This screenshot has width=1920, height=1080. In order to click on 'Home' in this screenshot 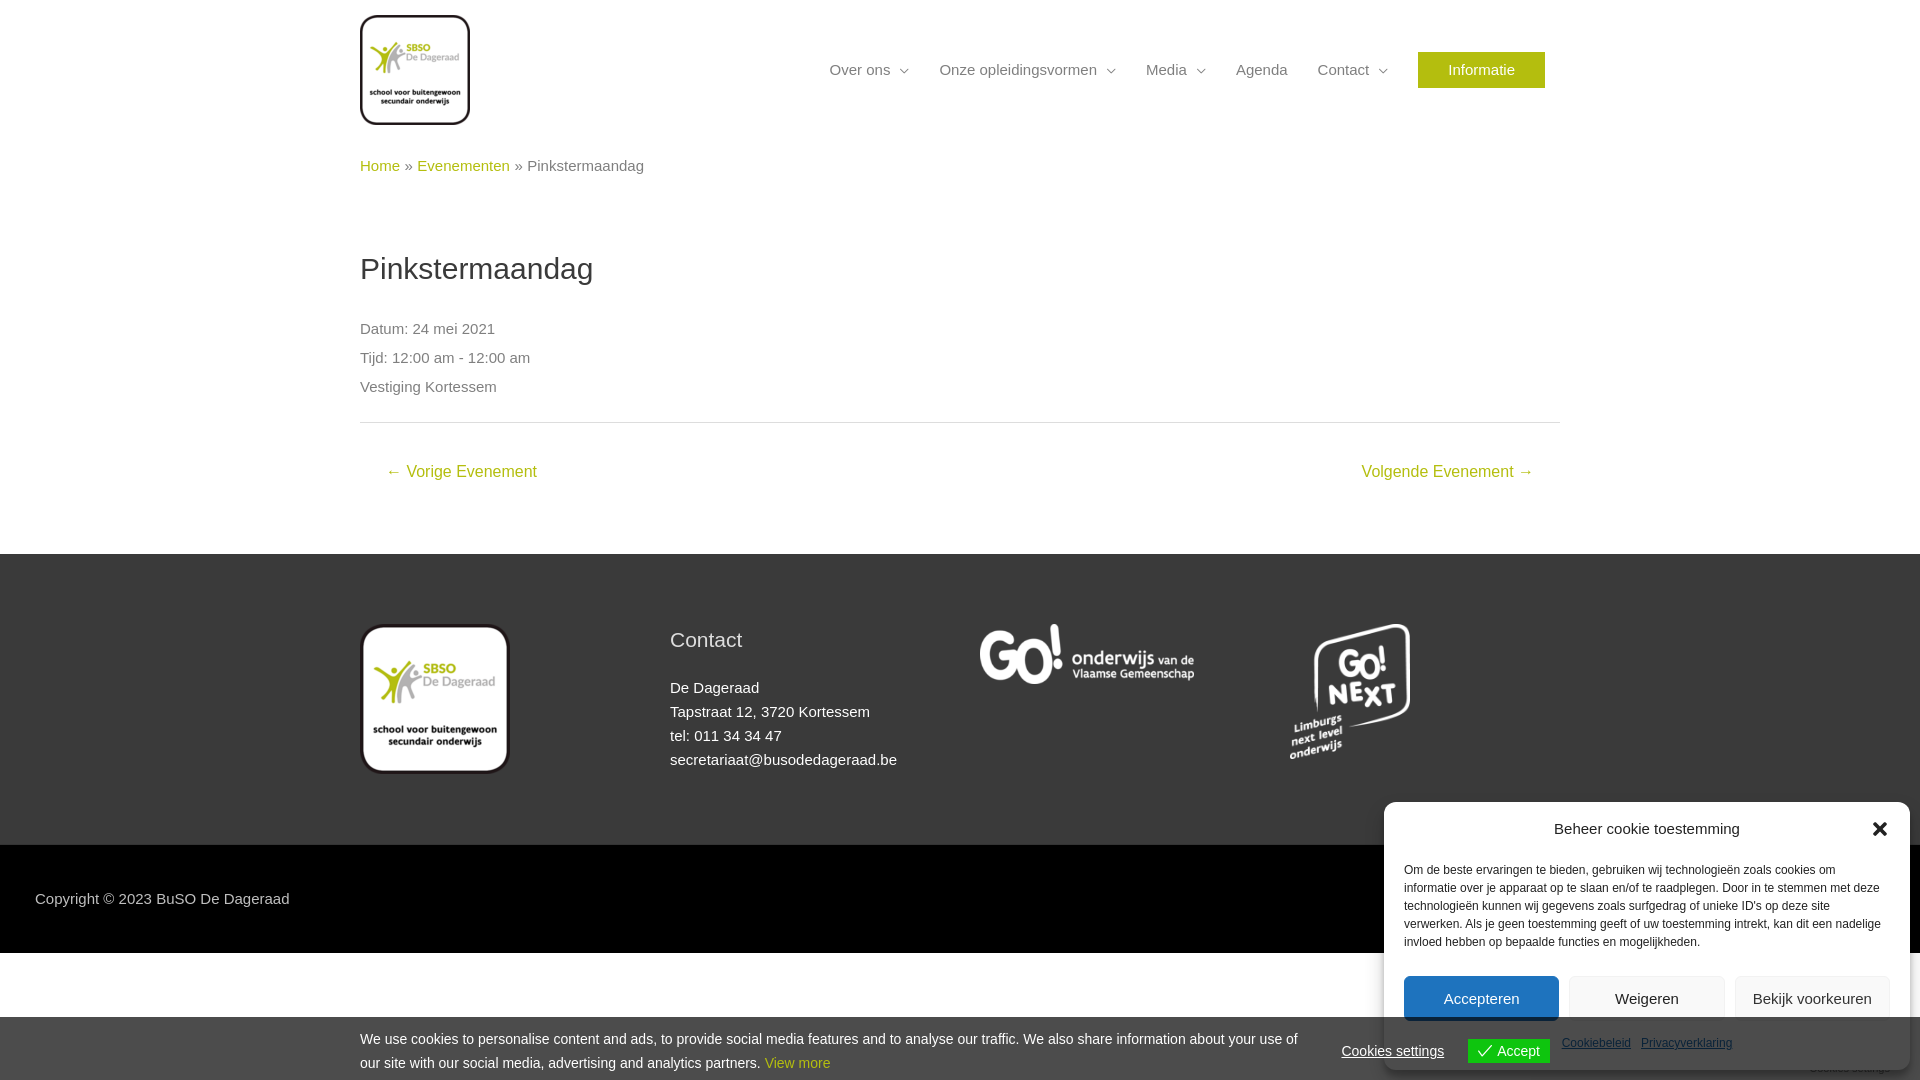, I will do `click(379, 164)`.